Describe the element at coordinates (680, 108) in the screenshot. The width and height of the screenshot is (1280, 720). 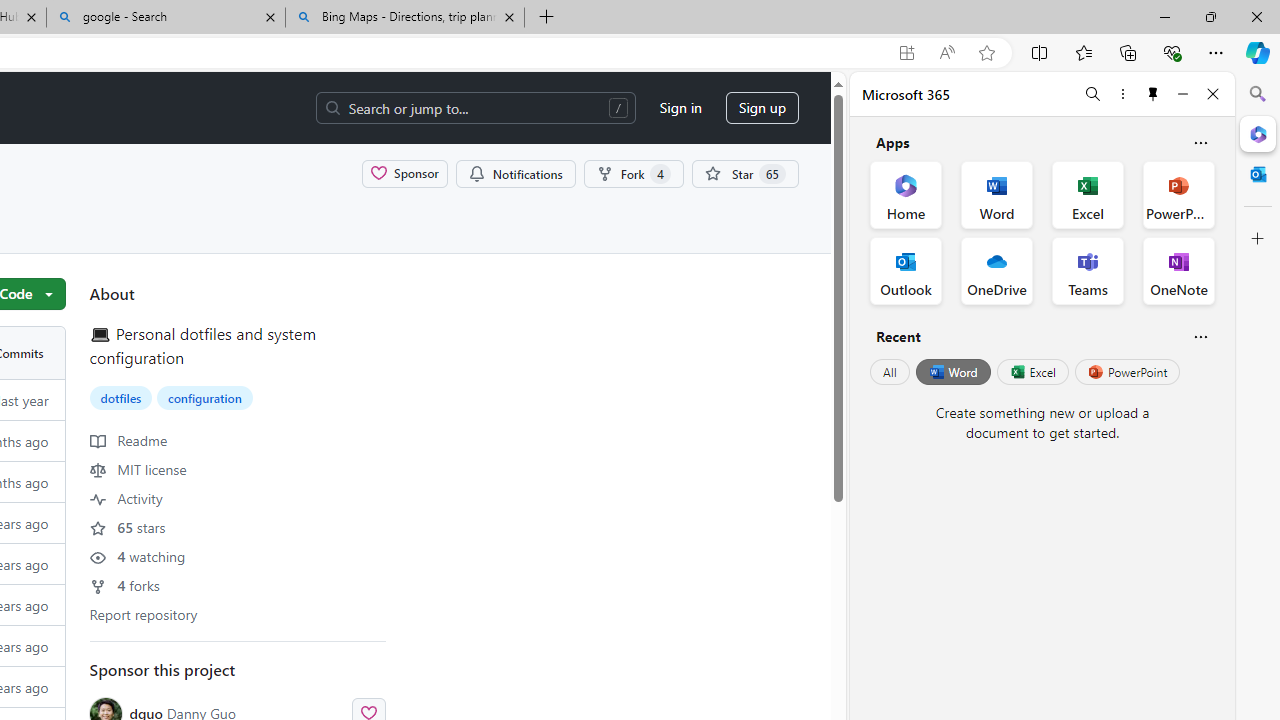
I see `'Sign in'` at that location.